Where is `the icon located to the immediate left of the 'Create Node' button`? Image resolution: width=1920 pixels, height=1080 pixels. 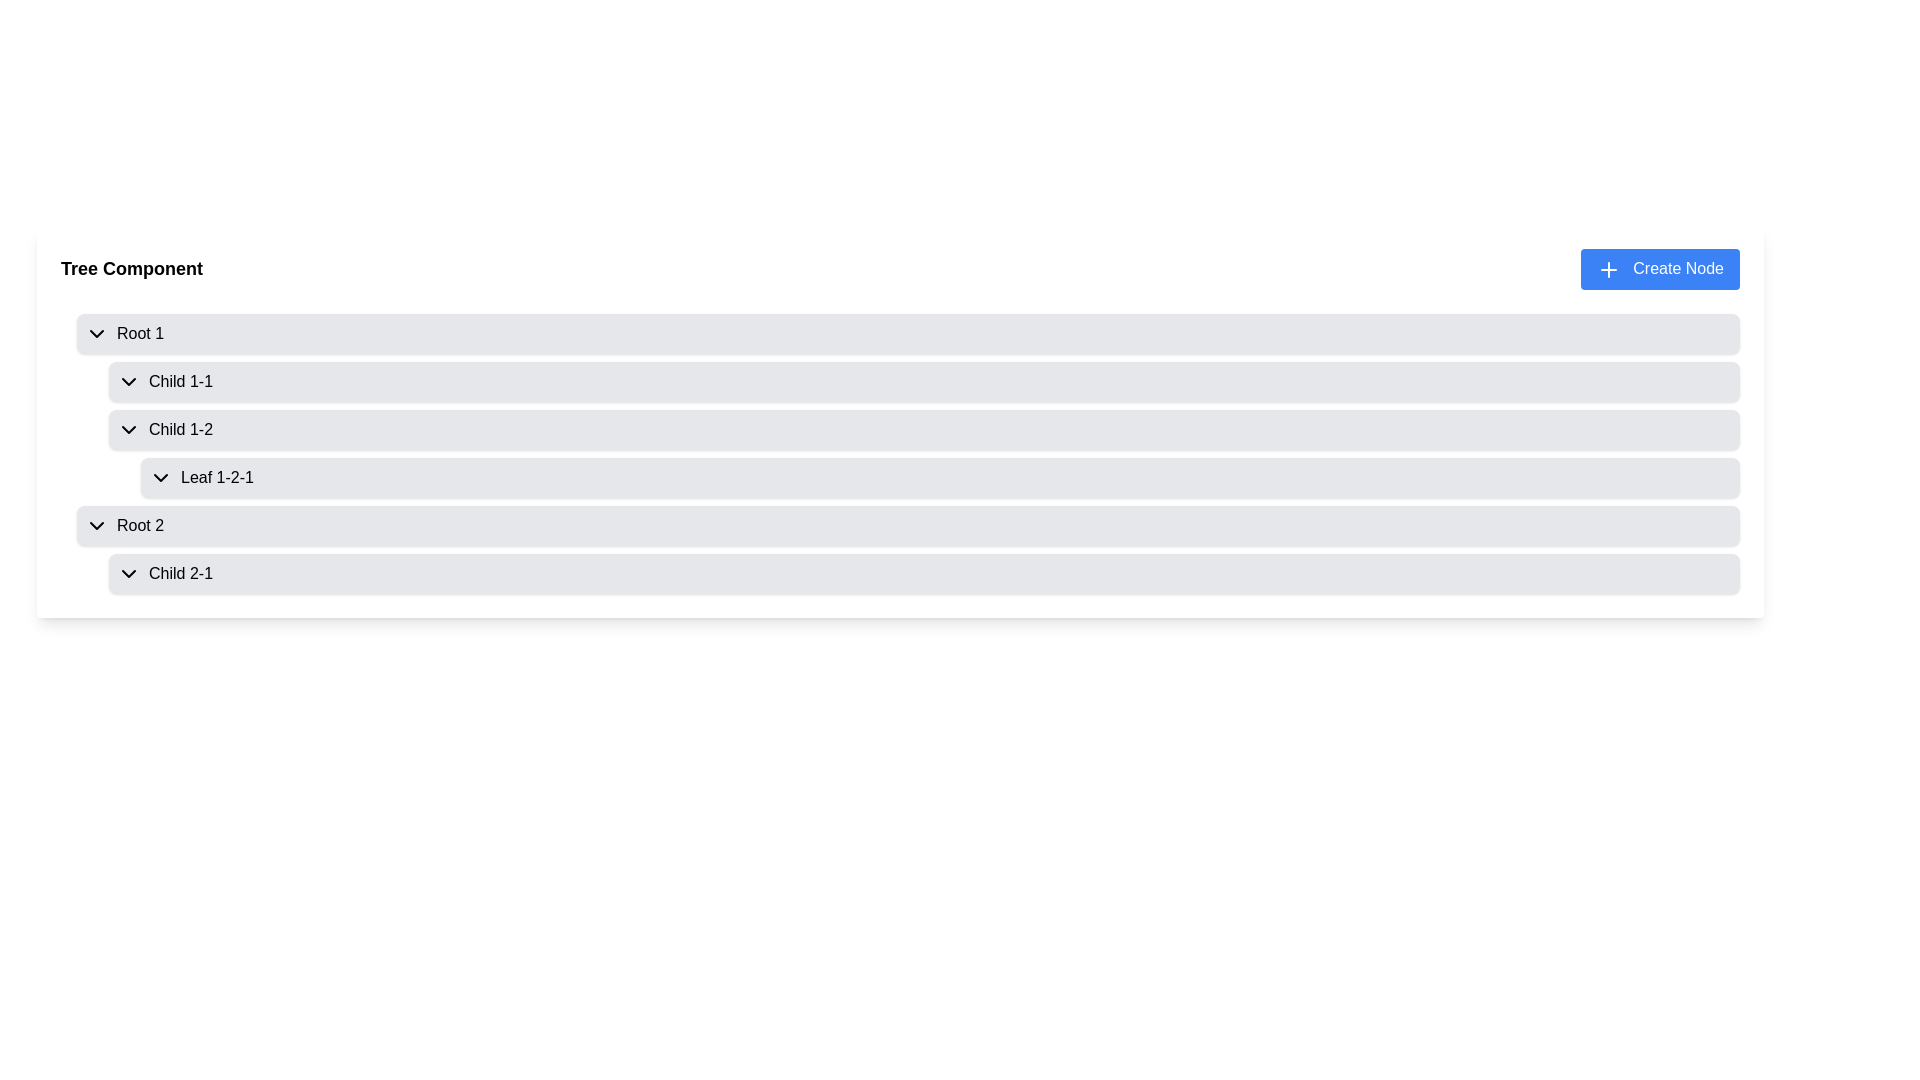 the icon located to the immediate left of the 'Create Node' button is located at coordinates (1608, 268).